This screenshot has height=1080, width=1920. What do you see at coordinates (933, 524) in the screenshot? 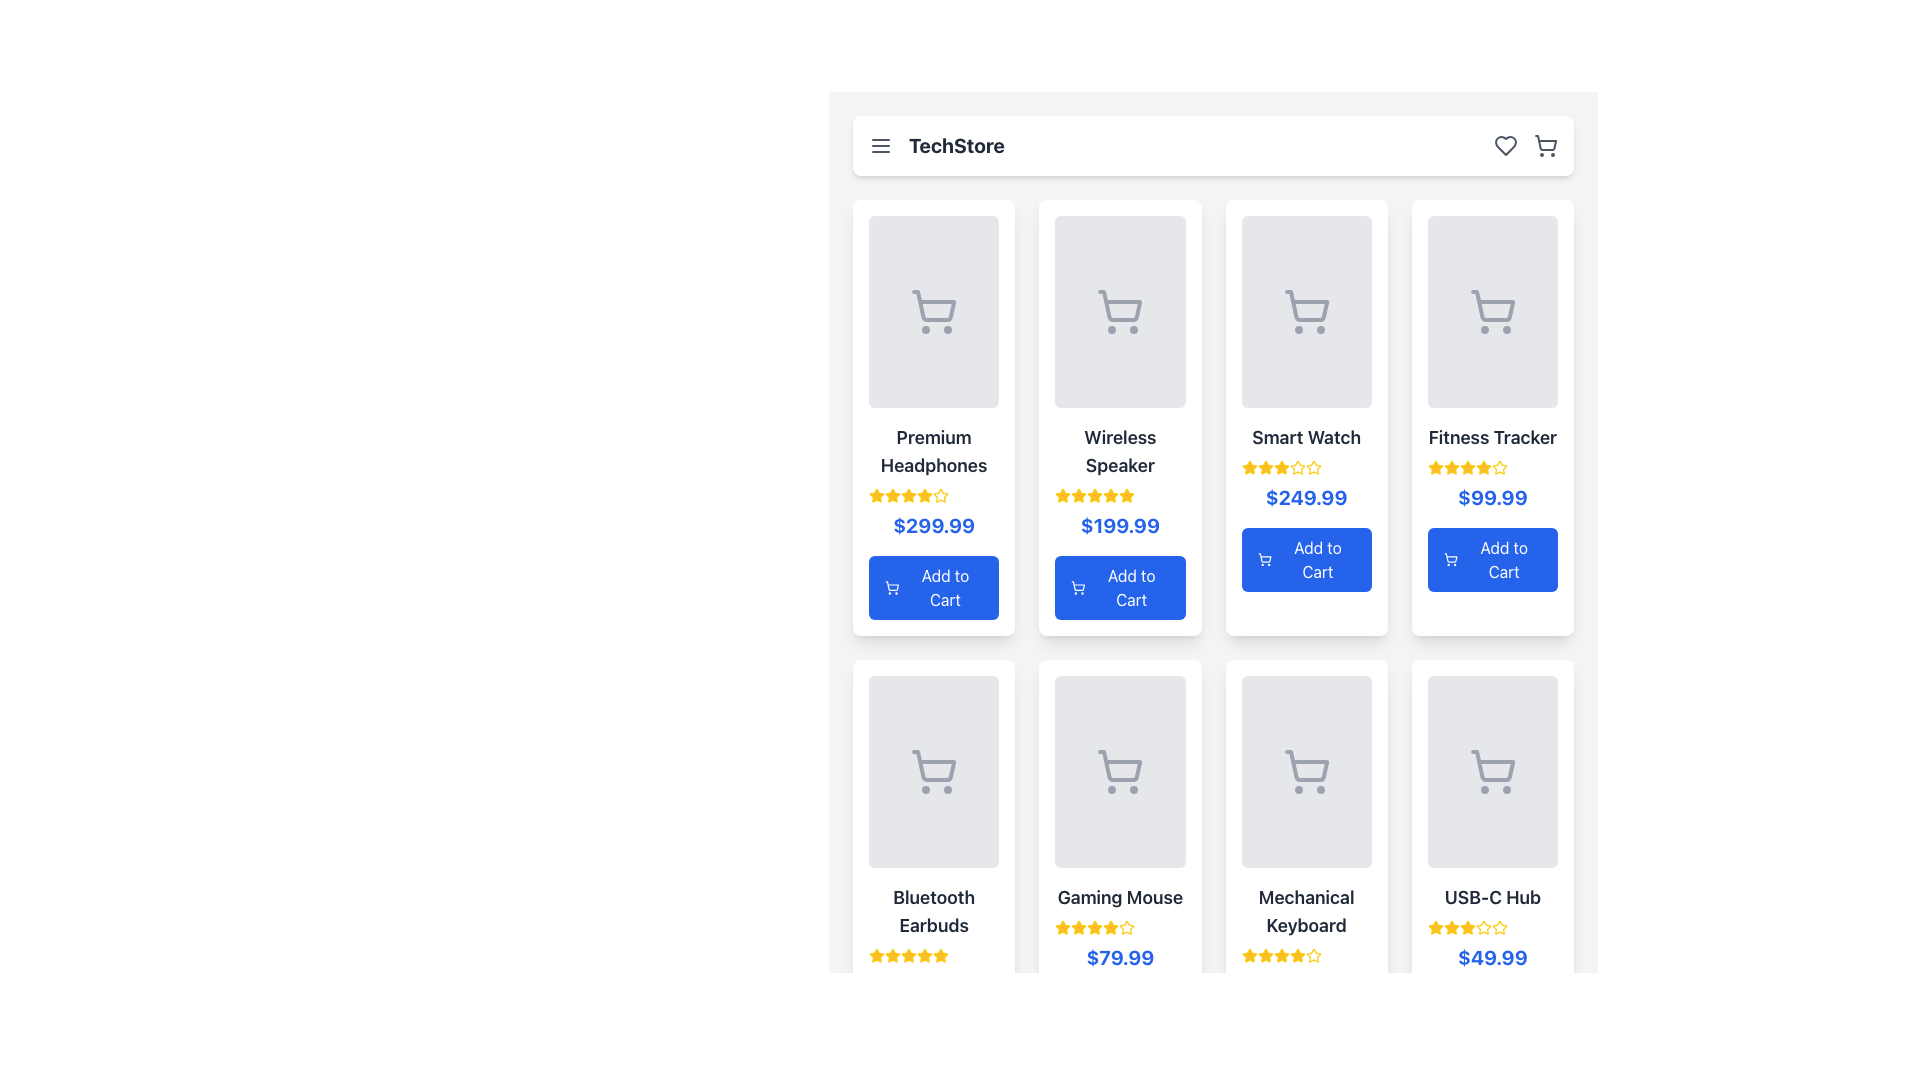
I see `price displayed in the text label for 'Premium Headphones', located in the first column of the top row, below the star rating and above the 'Add to Cart' button` at bounding box center [933, 524].